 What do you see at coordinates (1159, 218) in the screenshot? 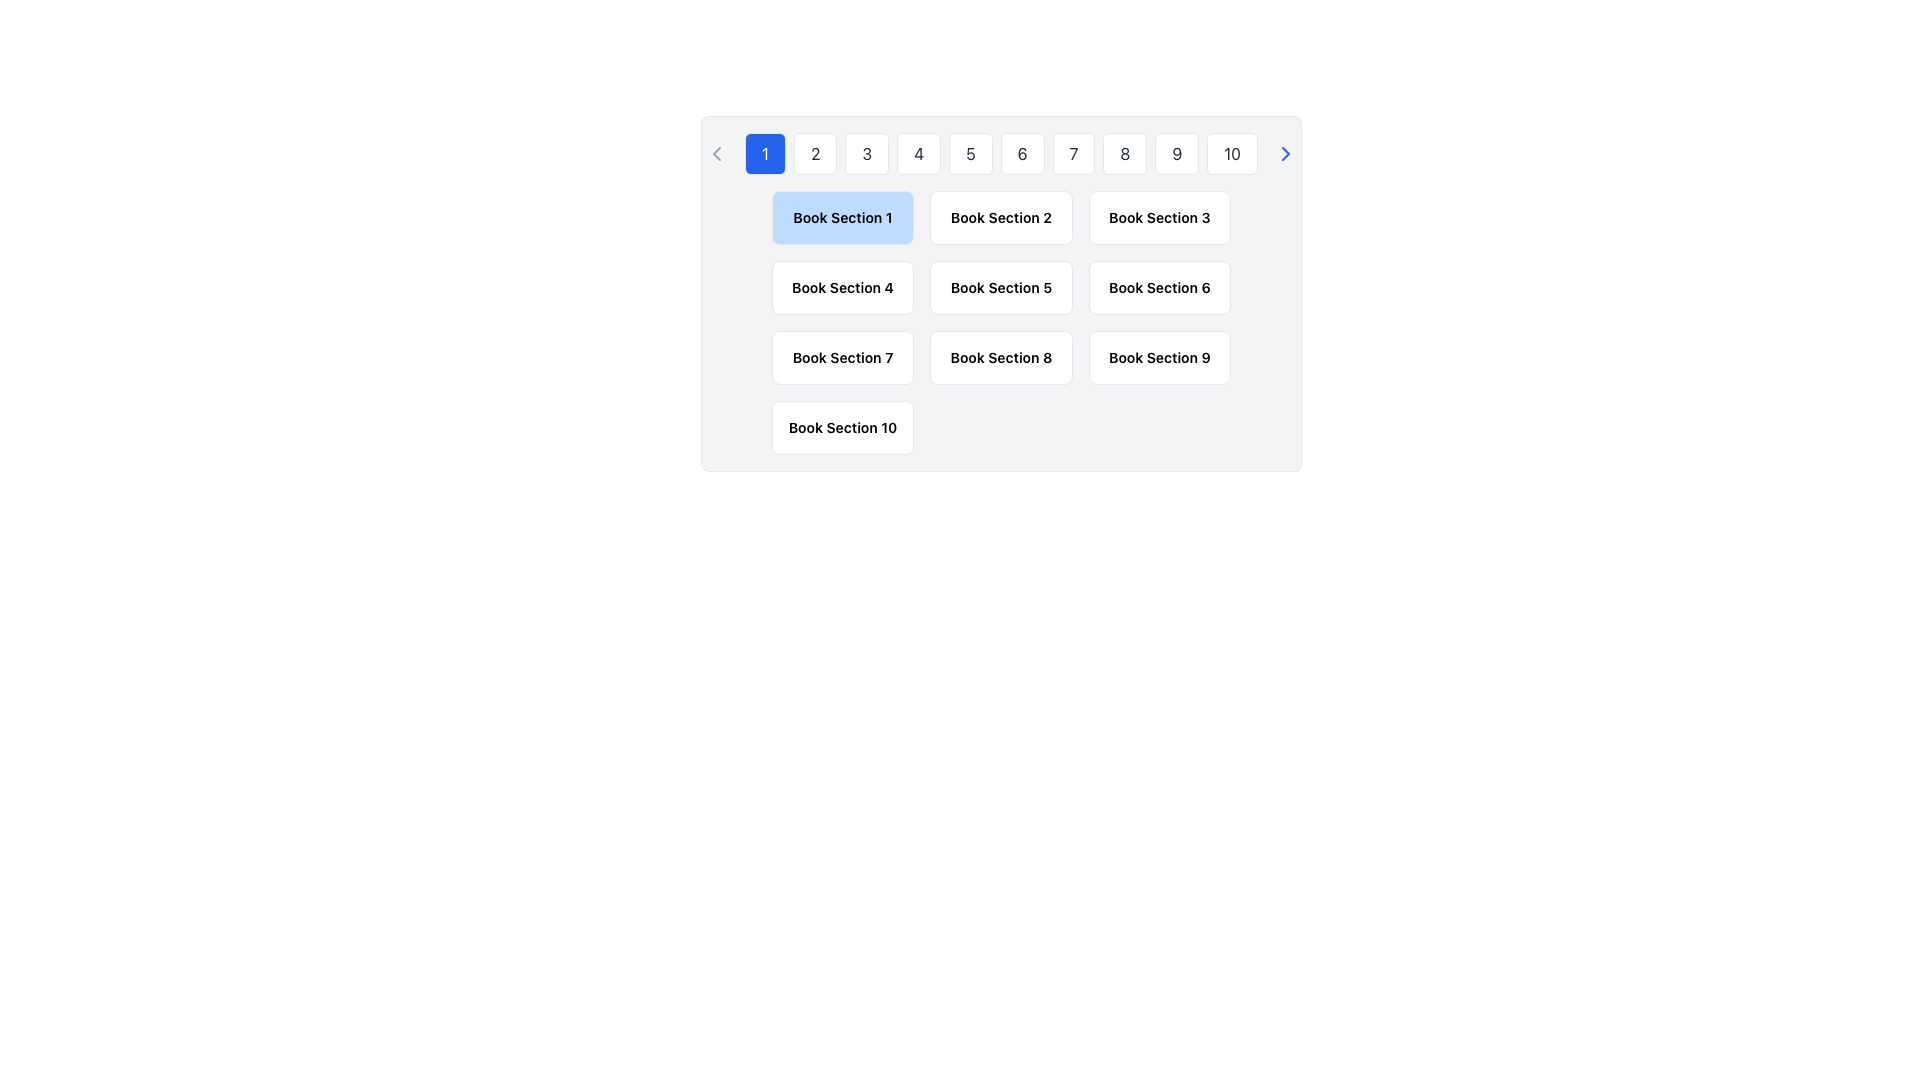
I see `the button in the top row, third column of the grid to invoke navigation to 'Book Section 3'` at bounding box center [1159, 218].